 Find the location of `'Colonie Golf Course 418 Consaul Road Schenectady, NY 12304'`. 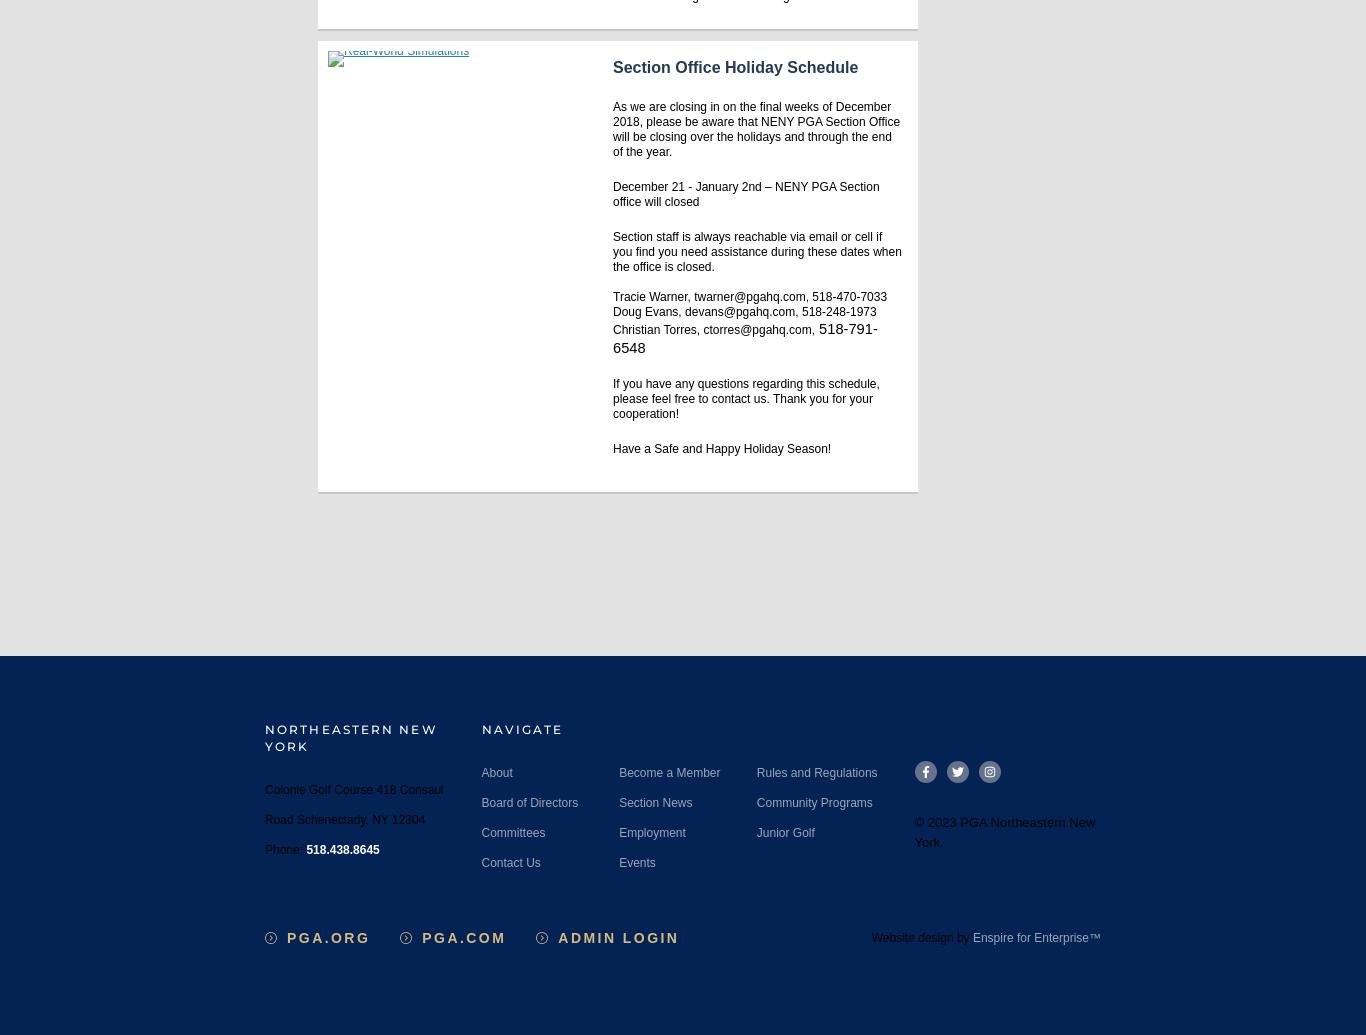

'Colonie Golf Course 418 Consaul Road Schenectady, NY 12304' is located at coordinates (265, 802).